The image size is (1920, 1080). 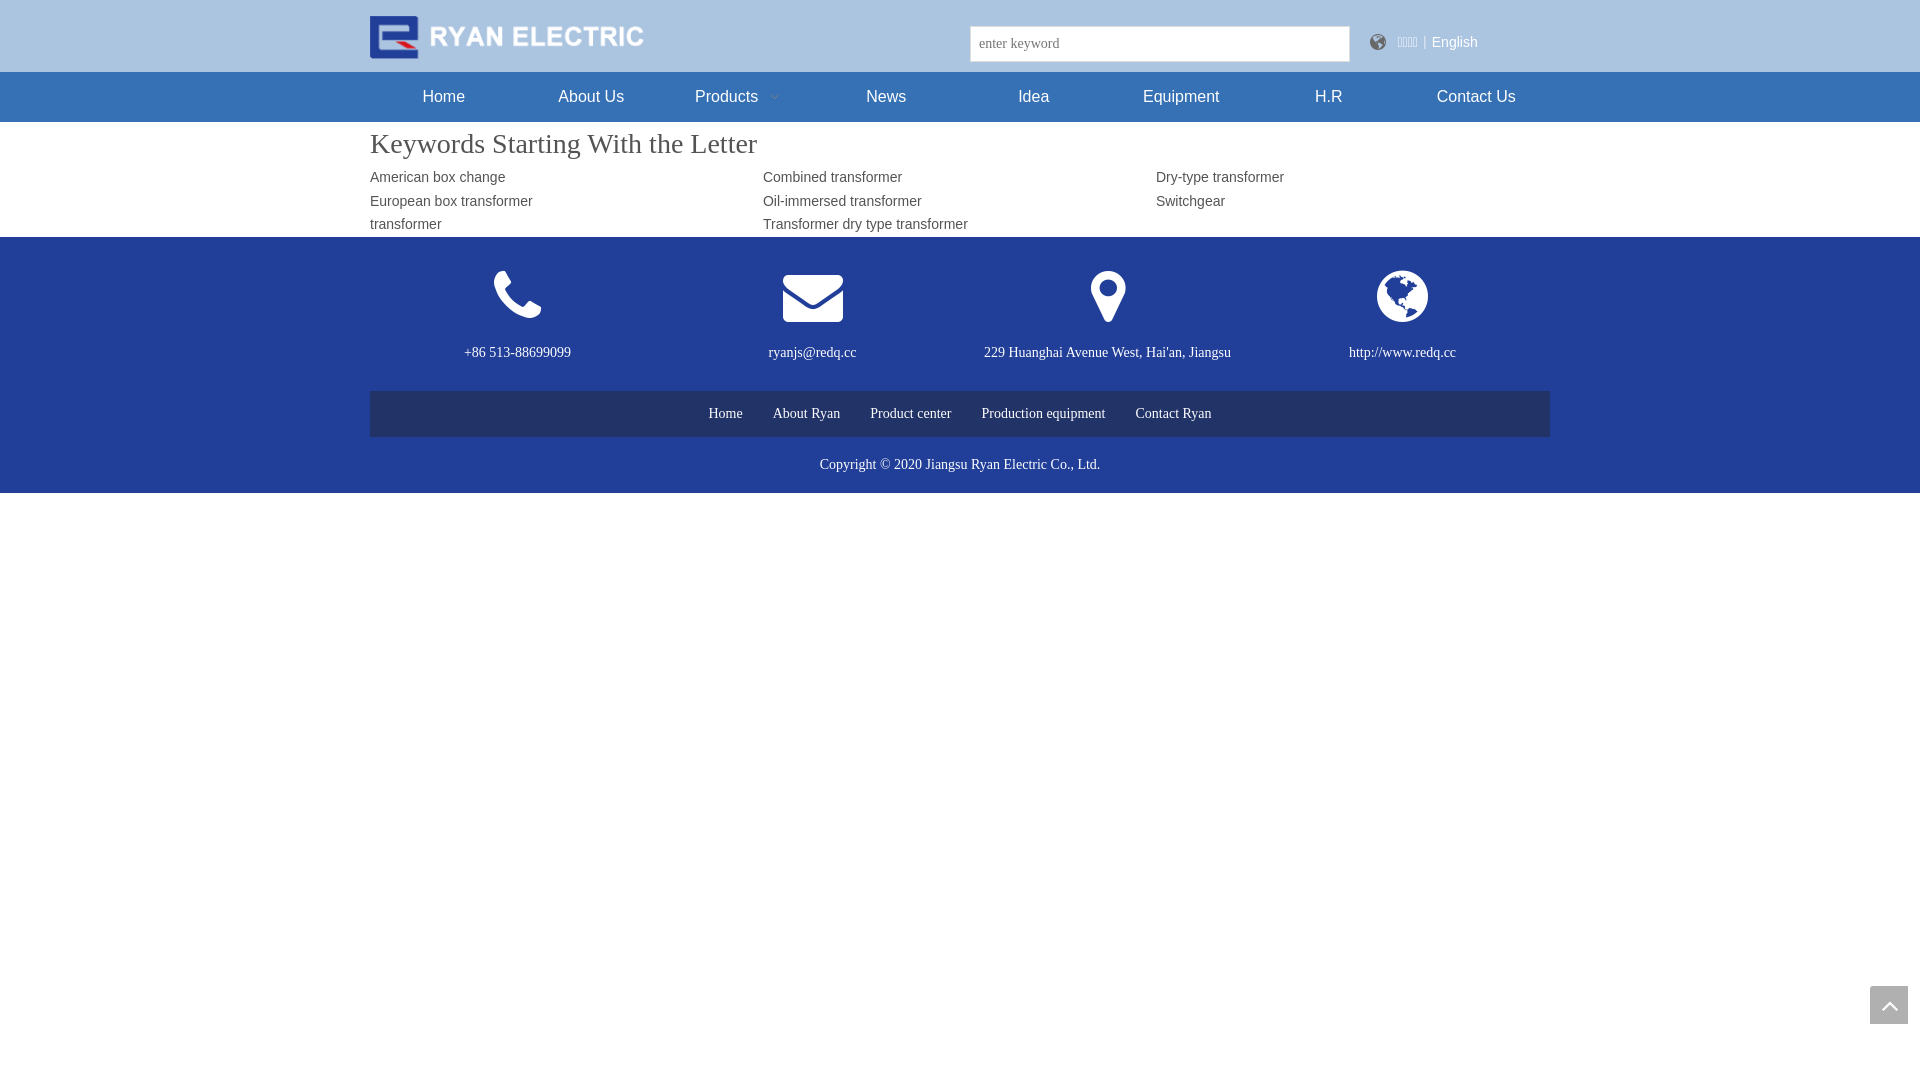 I want to click on 'Contact Ryan', so click(x=1172, y=412).